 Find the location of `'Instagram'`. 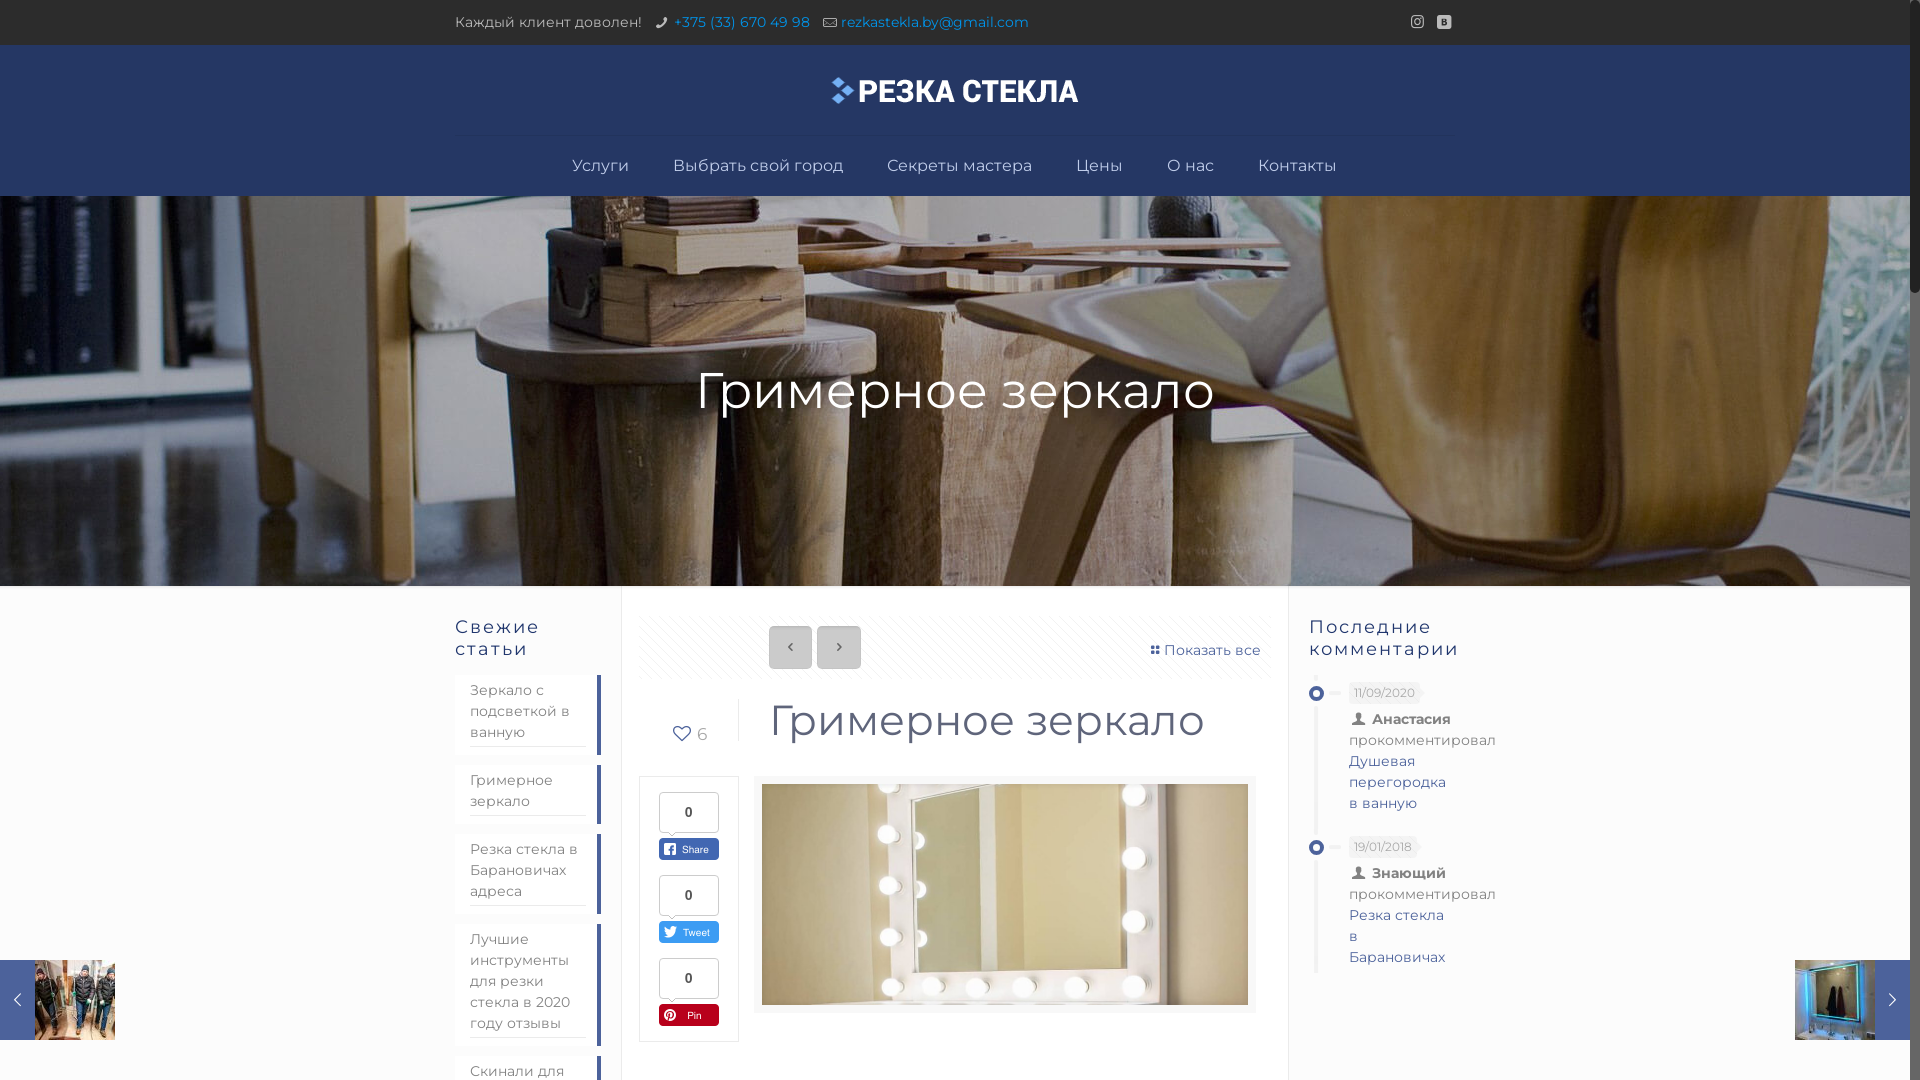

'Instagram' is located at coordinates (1416, 21).